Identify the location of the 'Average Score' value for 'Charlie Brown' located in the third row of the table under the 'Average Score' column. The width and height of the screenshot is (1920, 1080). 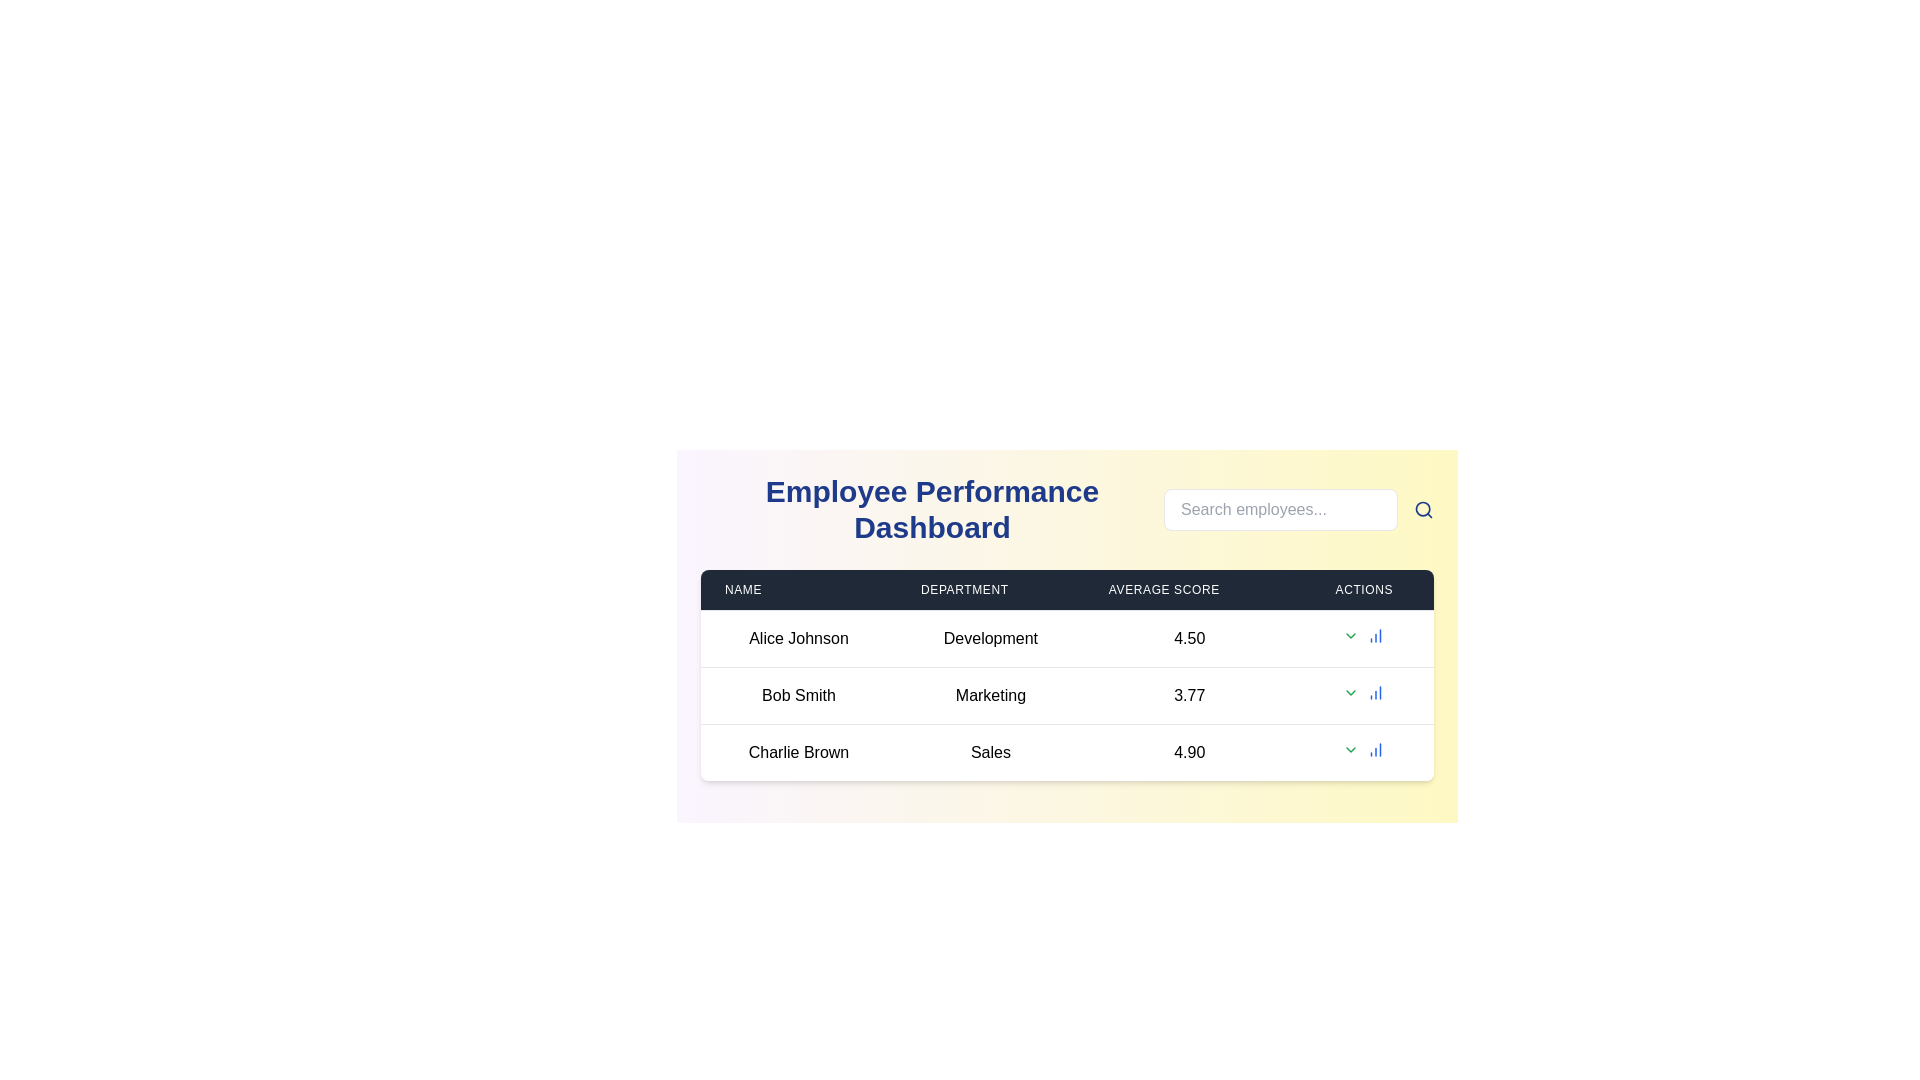
(1189, 752).